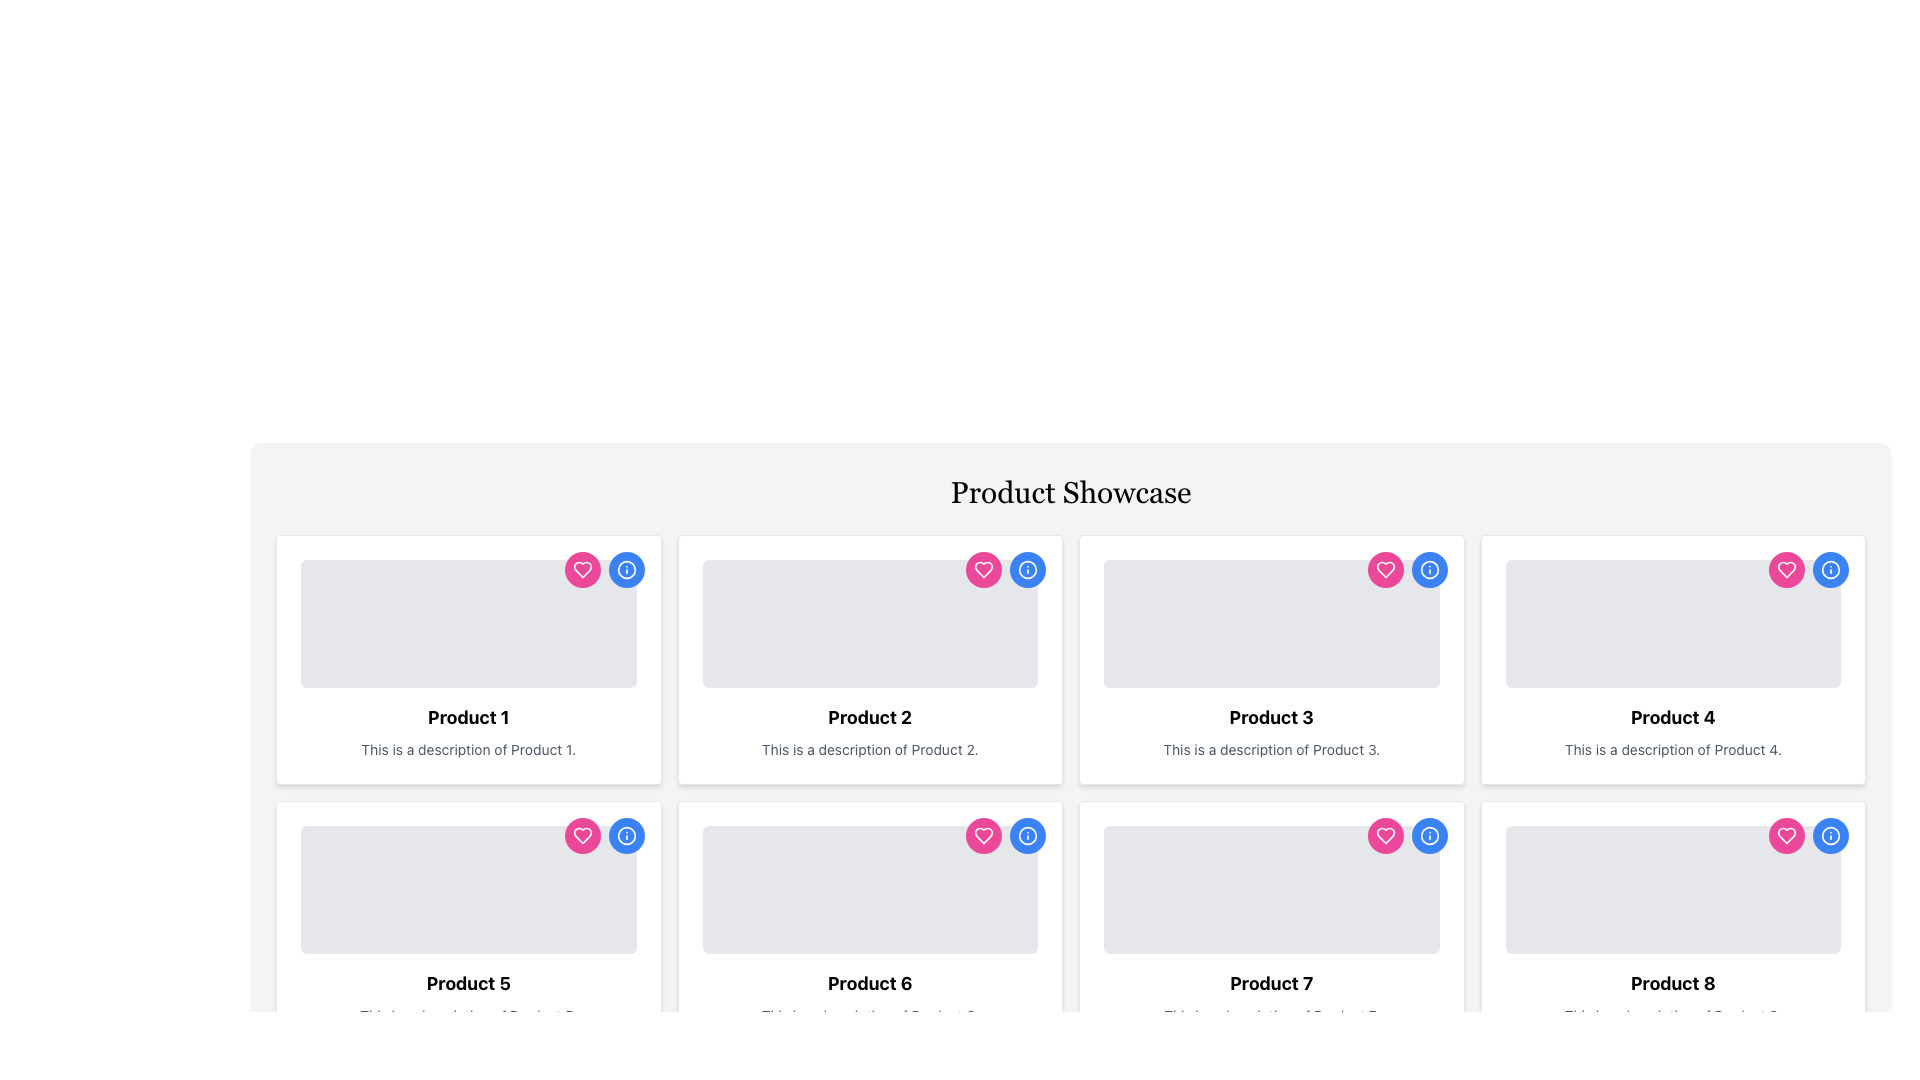 Image resolution: width=1920 pixels, height=1080 pixels. What do you see at coordinates (870, 716) in the screenshot?
I see `the text label element displaying 'Product 2', which is bold and larger than surrounding text, located in the second card of the top row` at bounding box center [870, 716].